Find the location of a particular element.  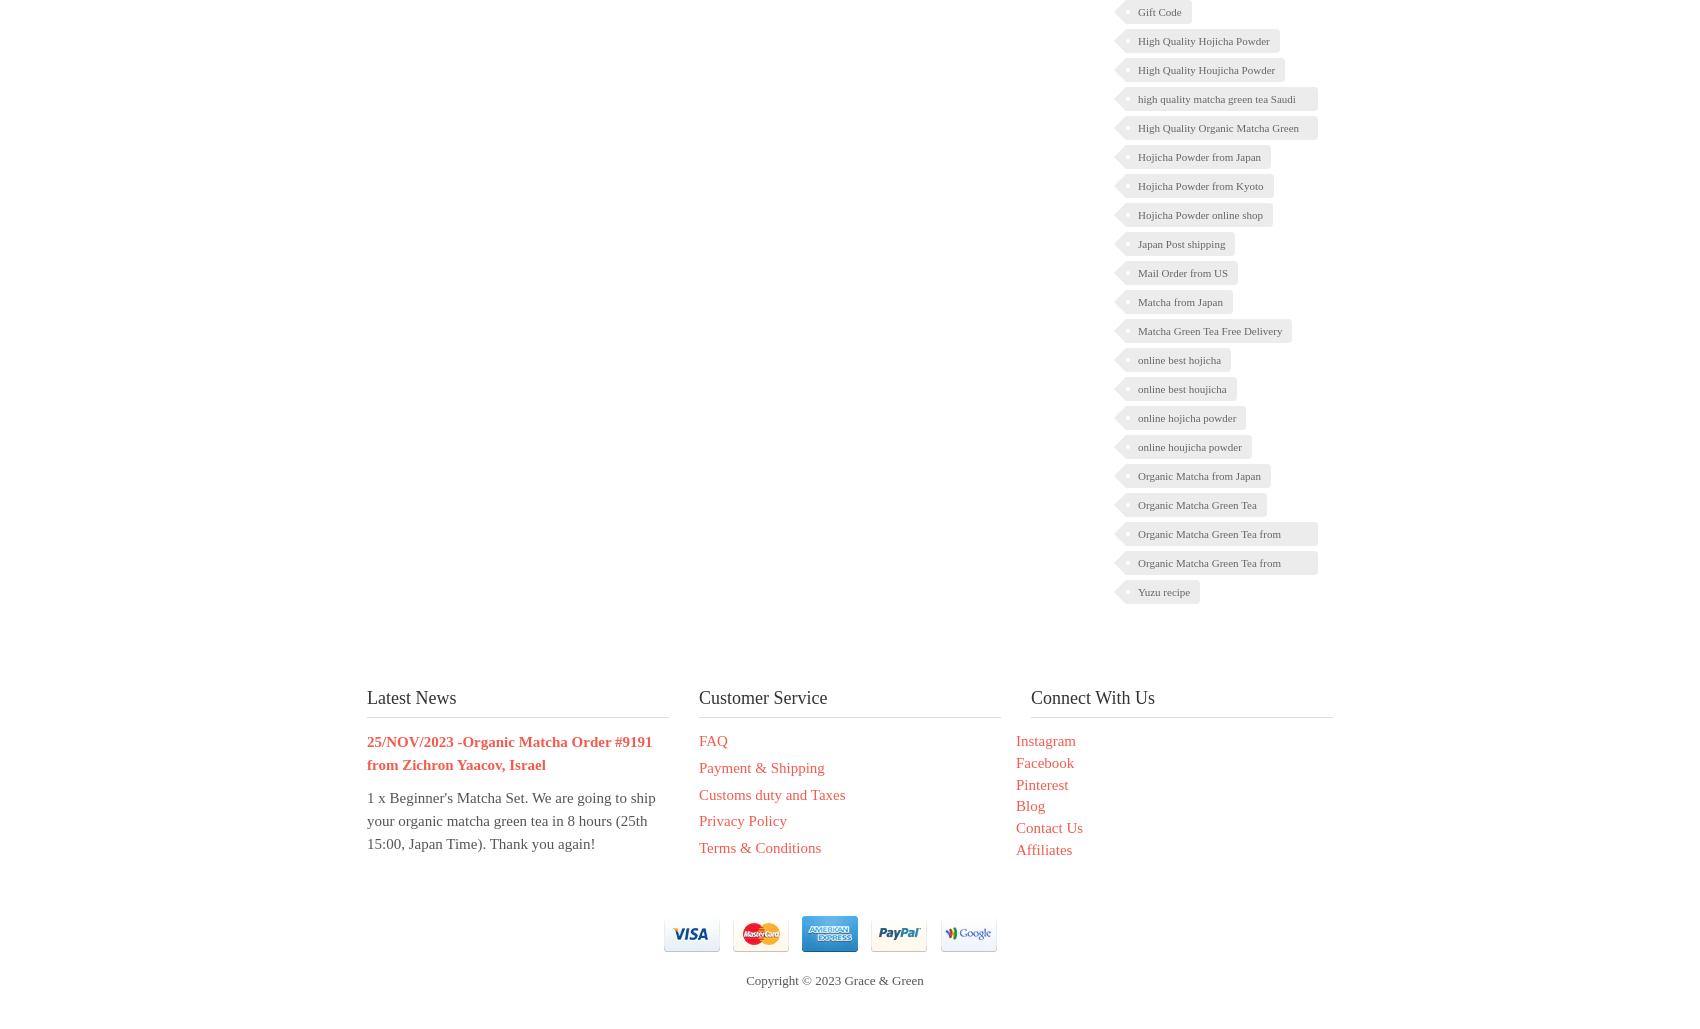

'1 x Beginner's Matcha Set. We are going to ship your organic matcha green tea in 8 hours (25th 15:00, Japan Time). Thank you again!' is located at coordinates (366, 820).